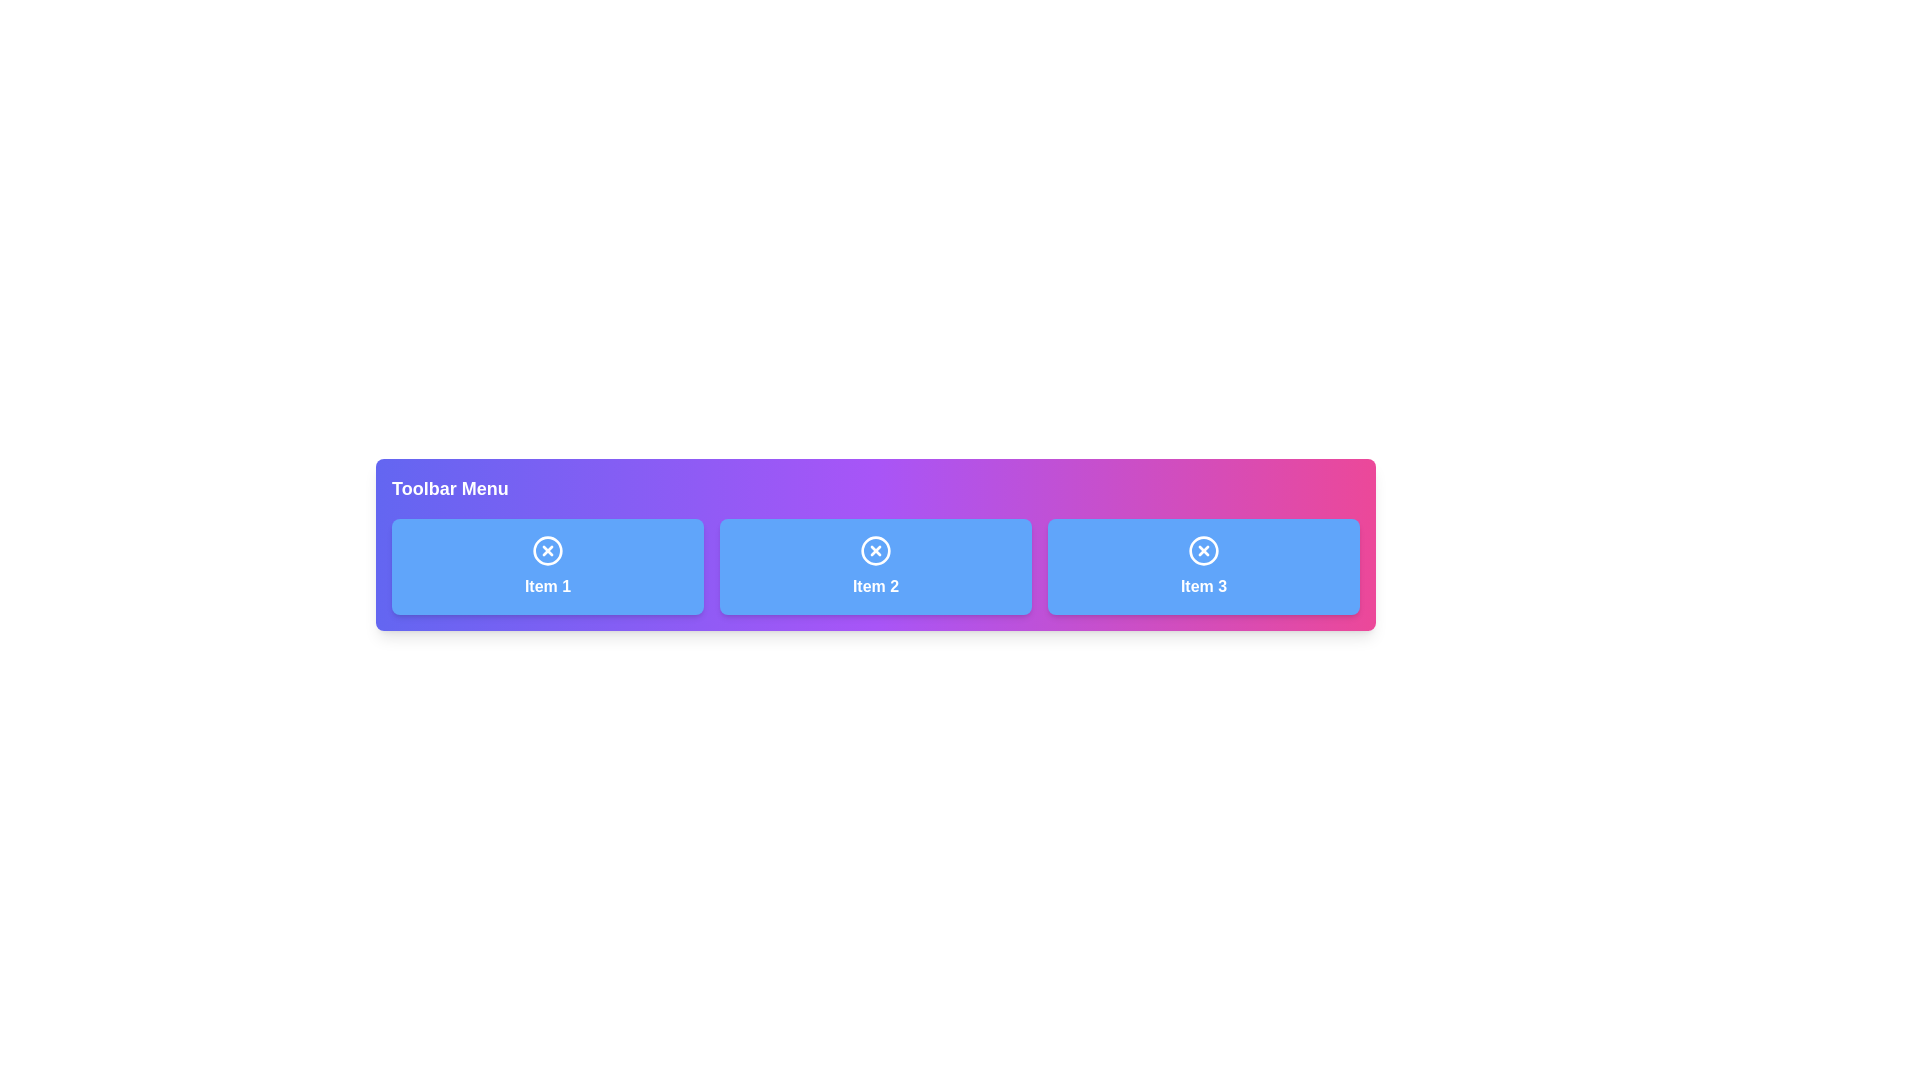 Image resolution: width=1920 pixels, height=1080 pixels. I want to click on the close or cancel action icon positioned at the top of the 'Item 2' button in the toolbar menu, so click(875, 551).